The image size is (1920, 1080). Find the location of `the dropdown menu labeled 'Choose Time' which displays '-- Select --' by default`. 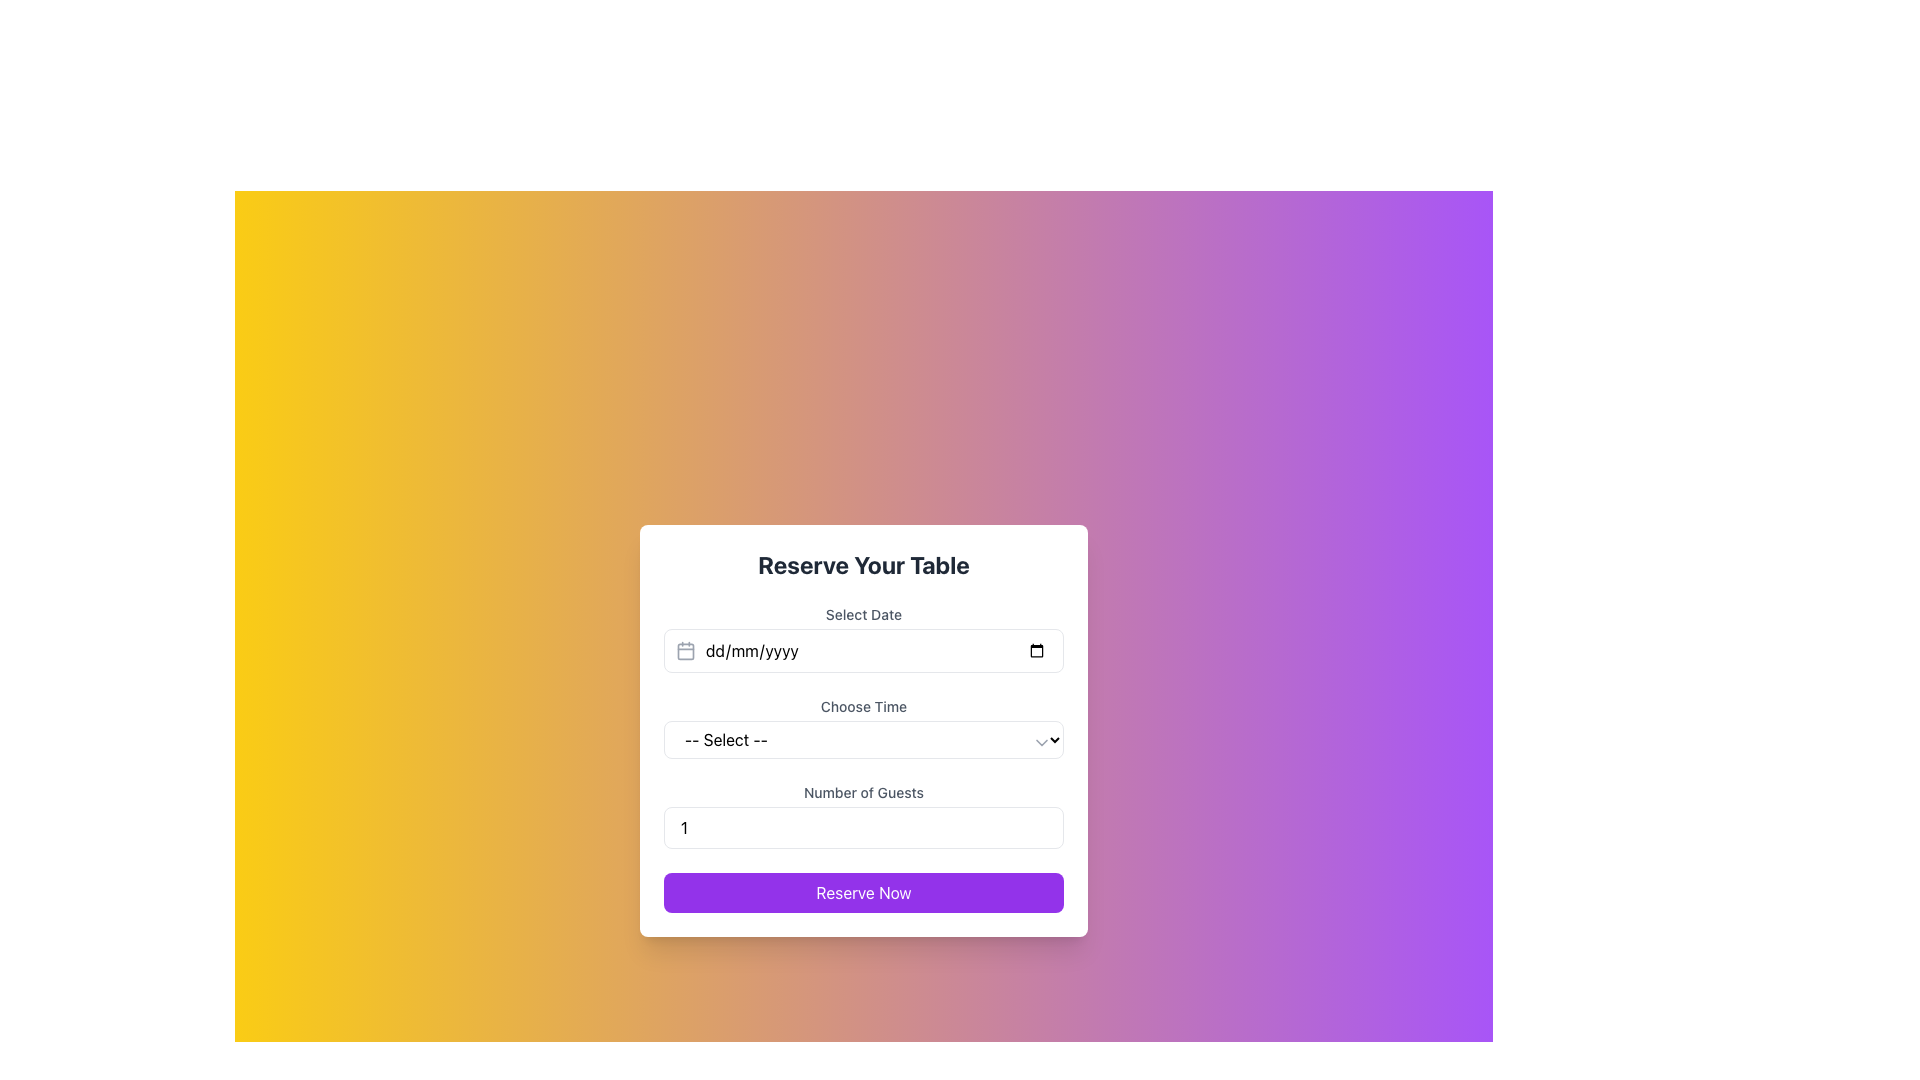

the dropdown menu labeled 'Choose Time' which displays '-- Select --' by default is located at coordinates (864, 740).